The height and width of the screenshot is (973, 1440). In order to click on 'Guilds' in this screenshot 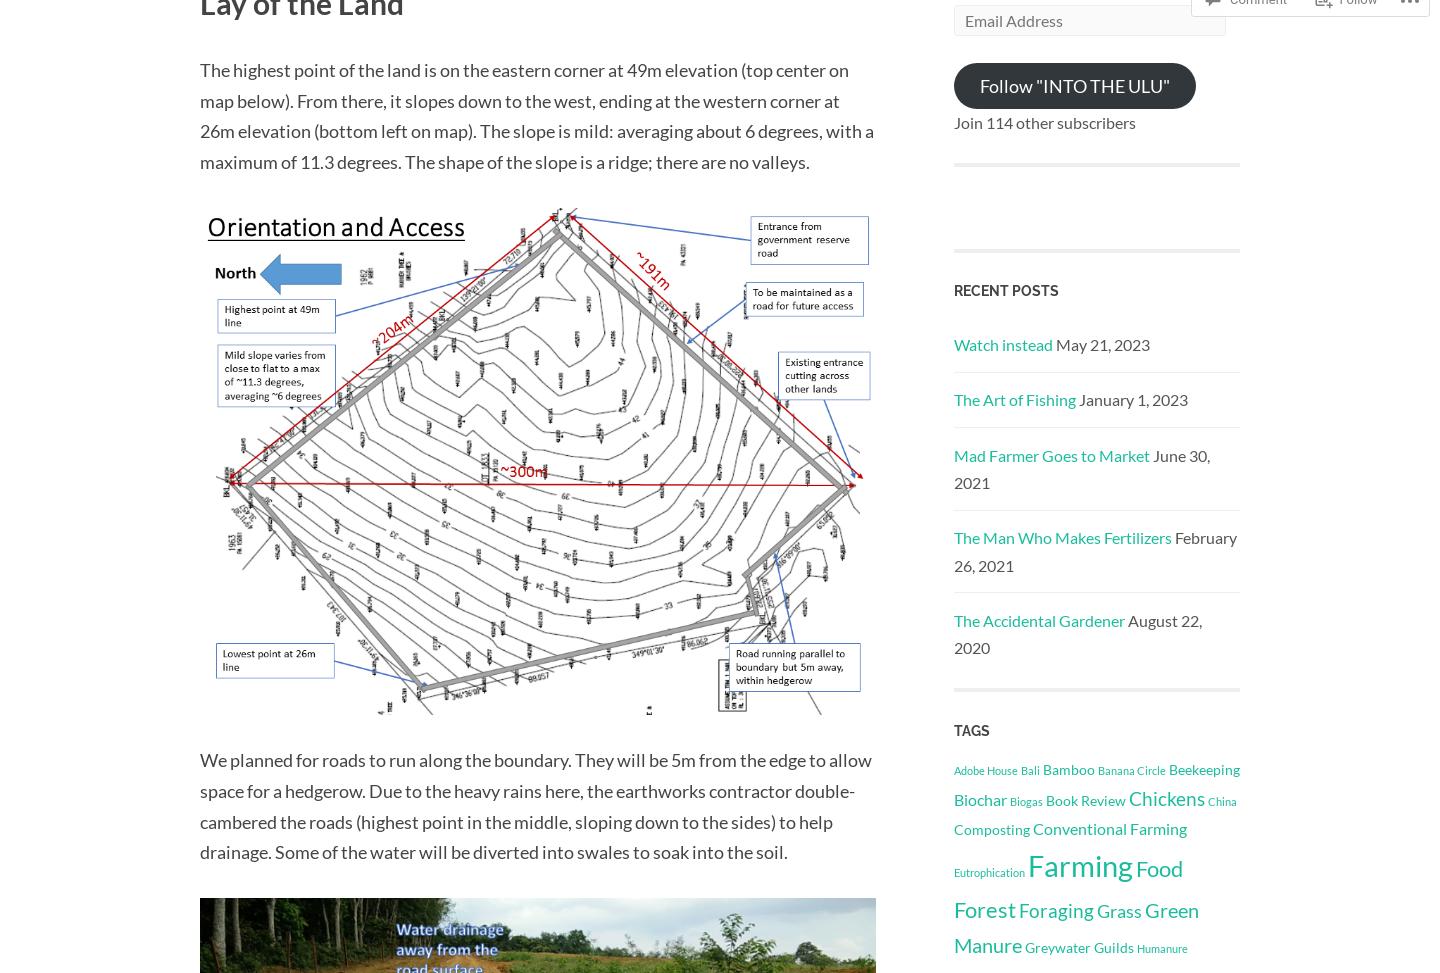, I will do `click(1112, 946)`.